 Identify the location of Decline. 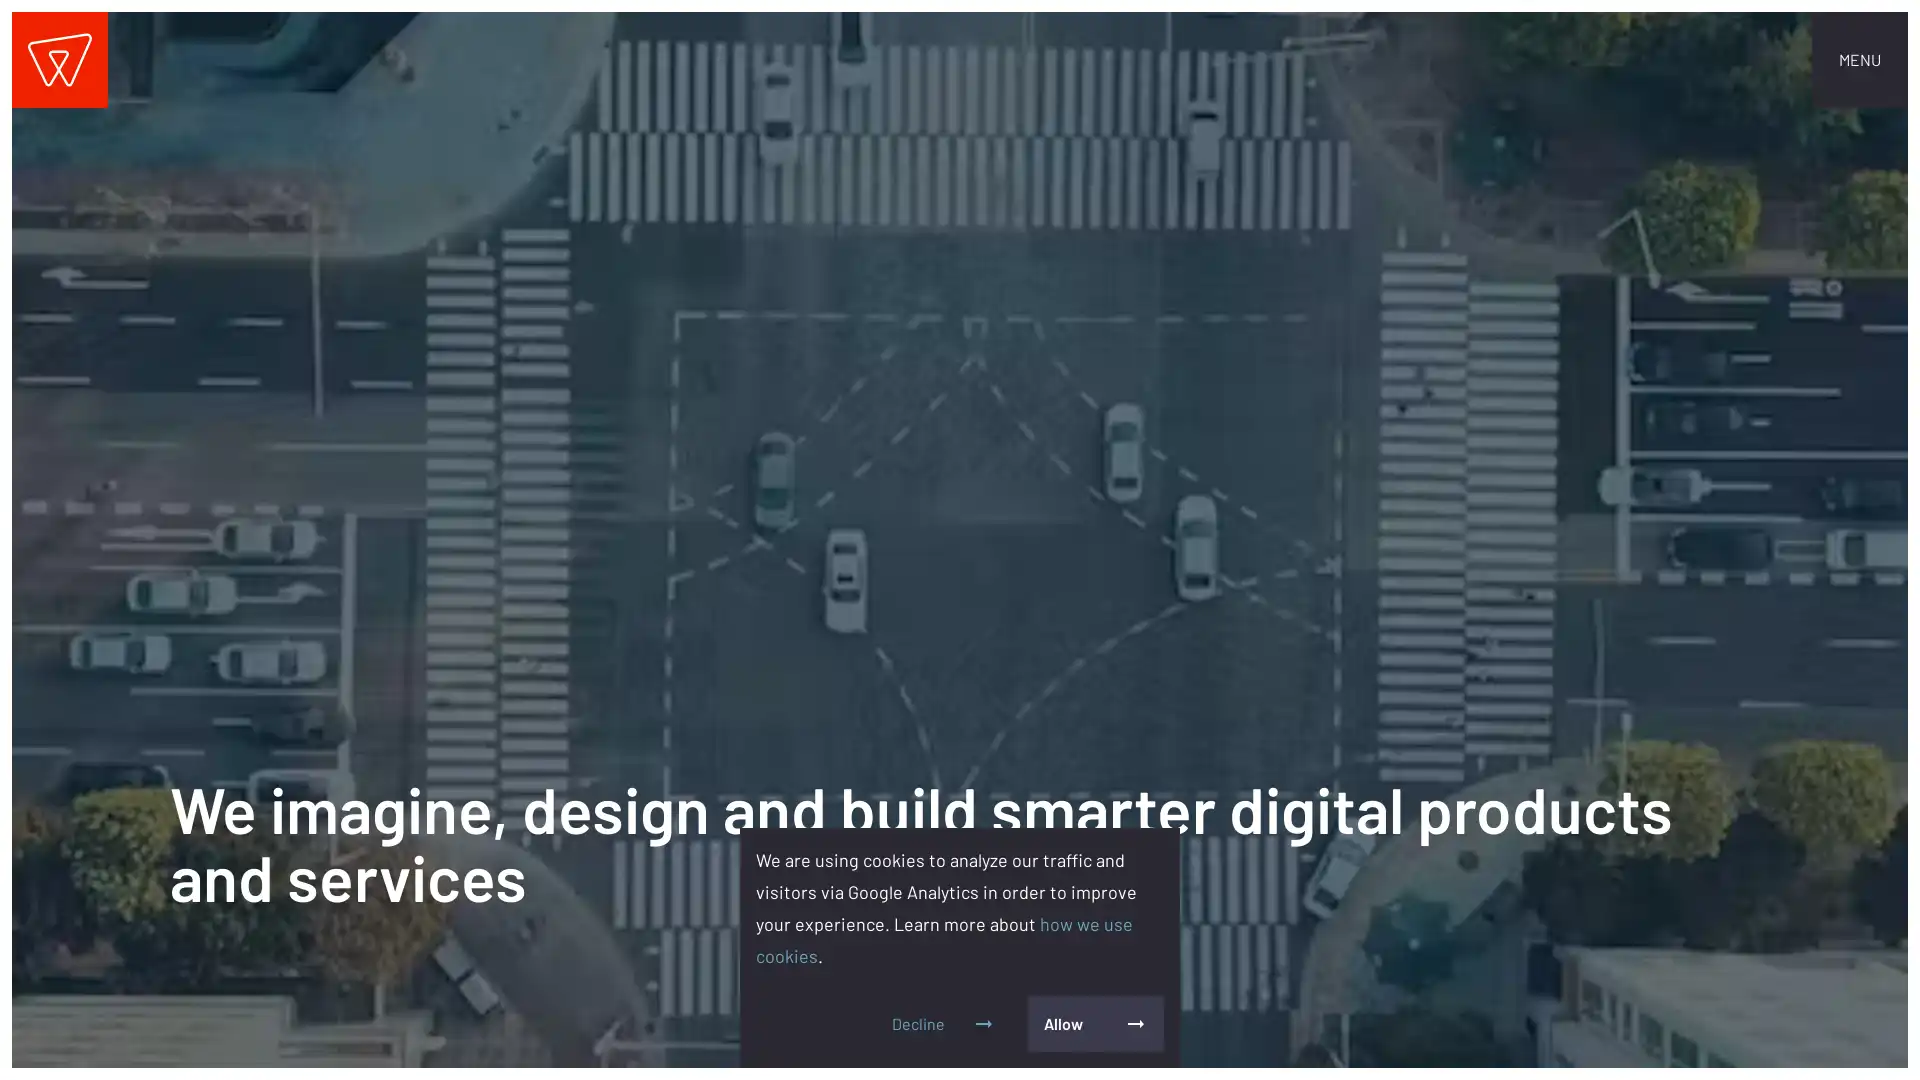
(943, 1023).